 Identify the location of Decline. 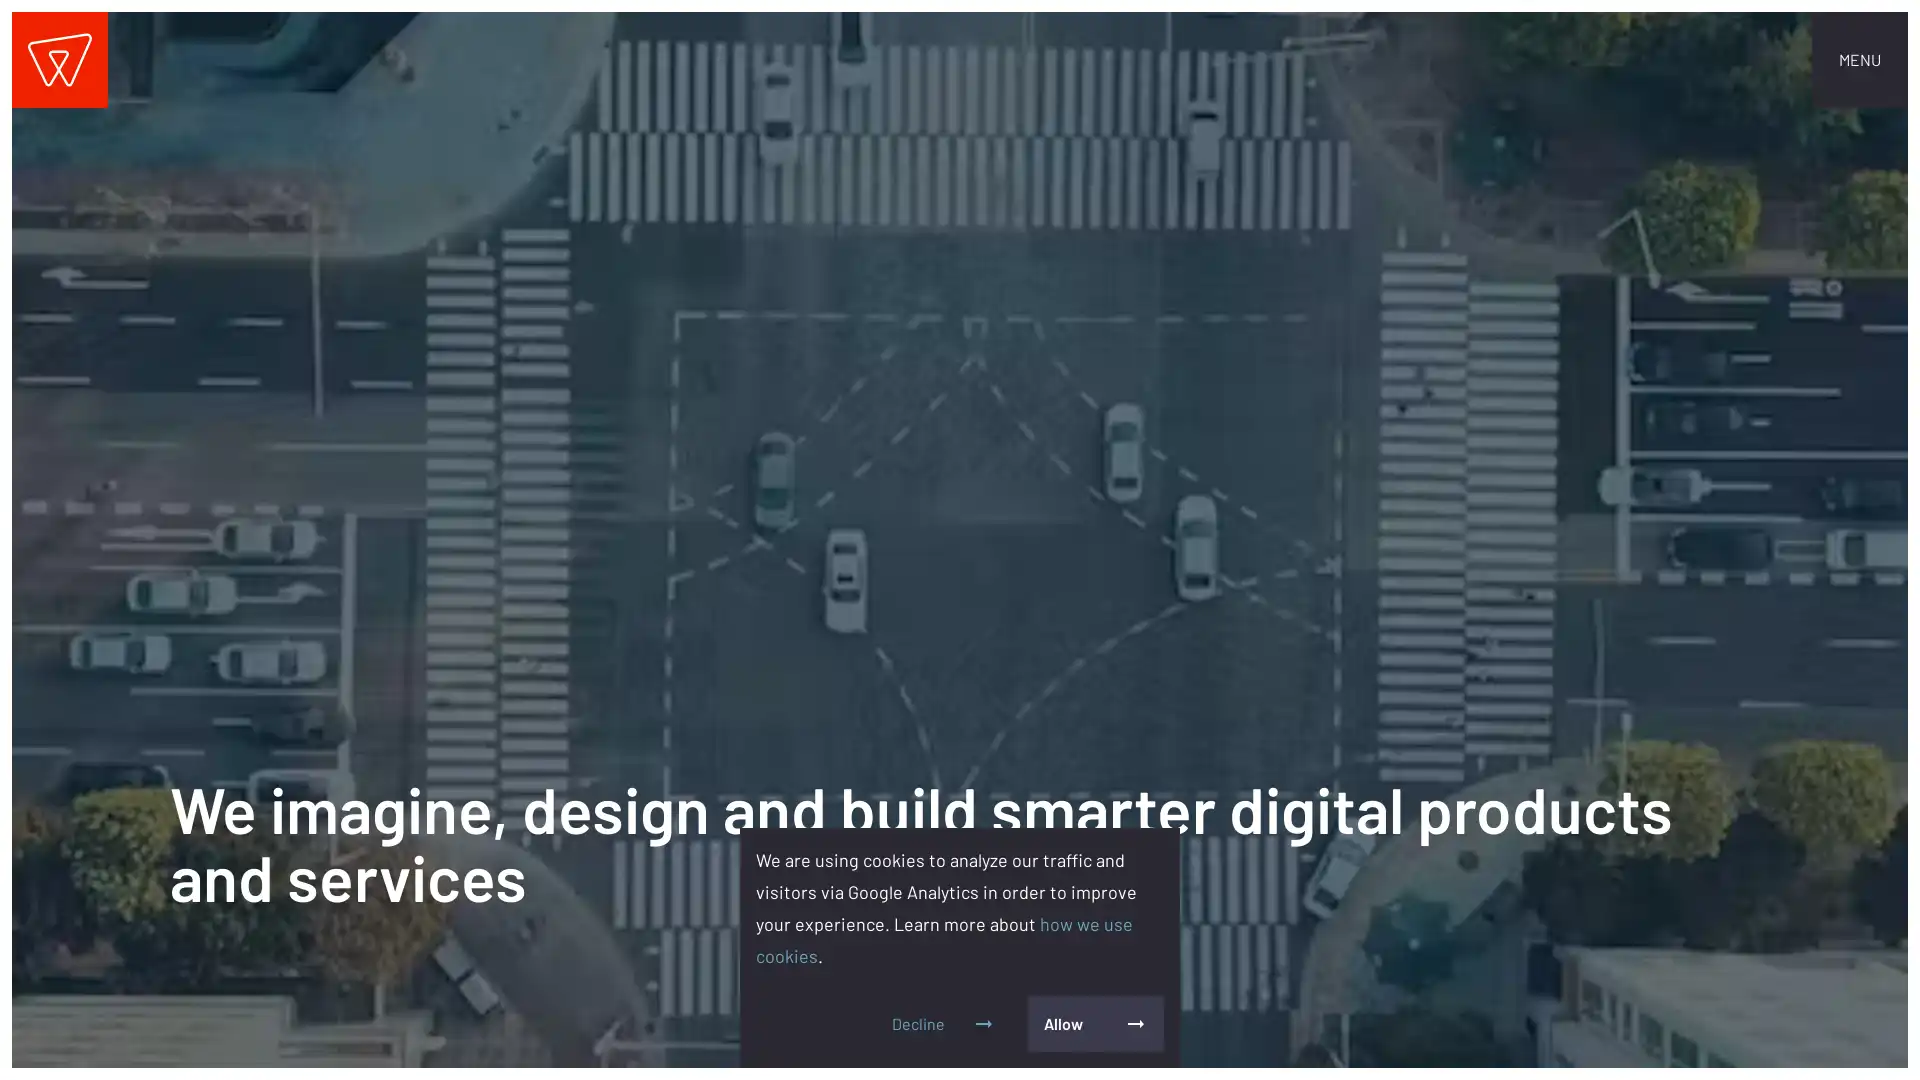
(943, 1023).